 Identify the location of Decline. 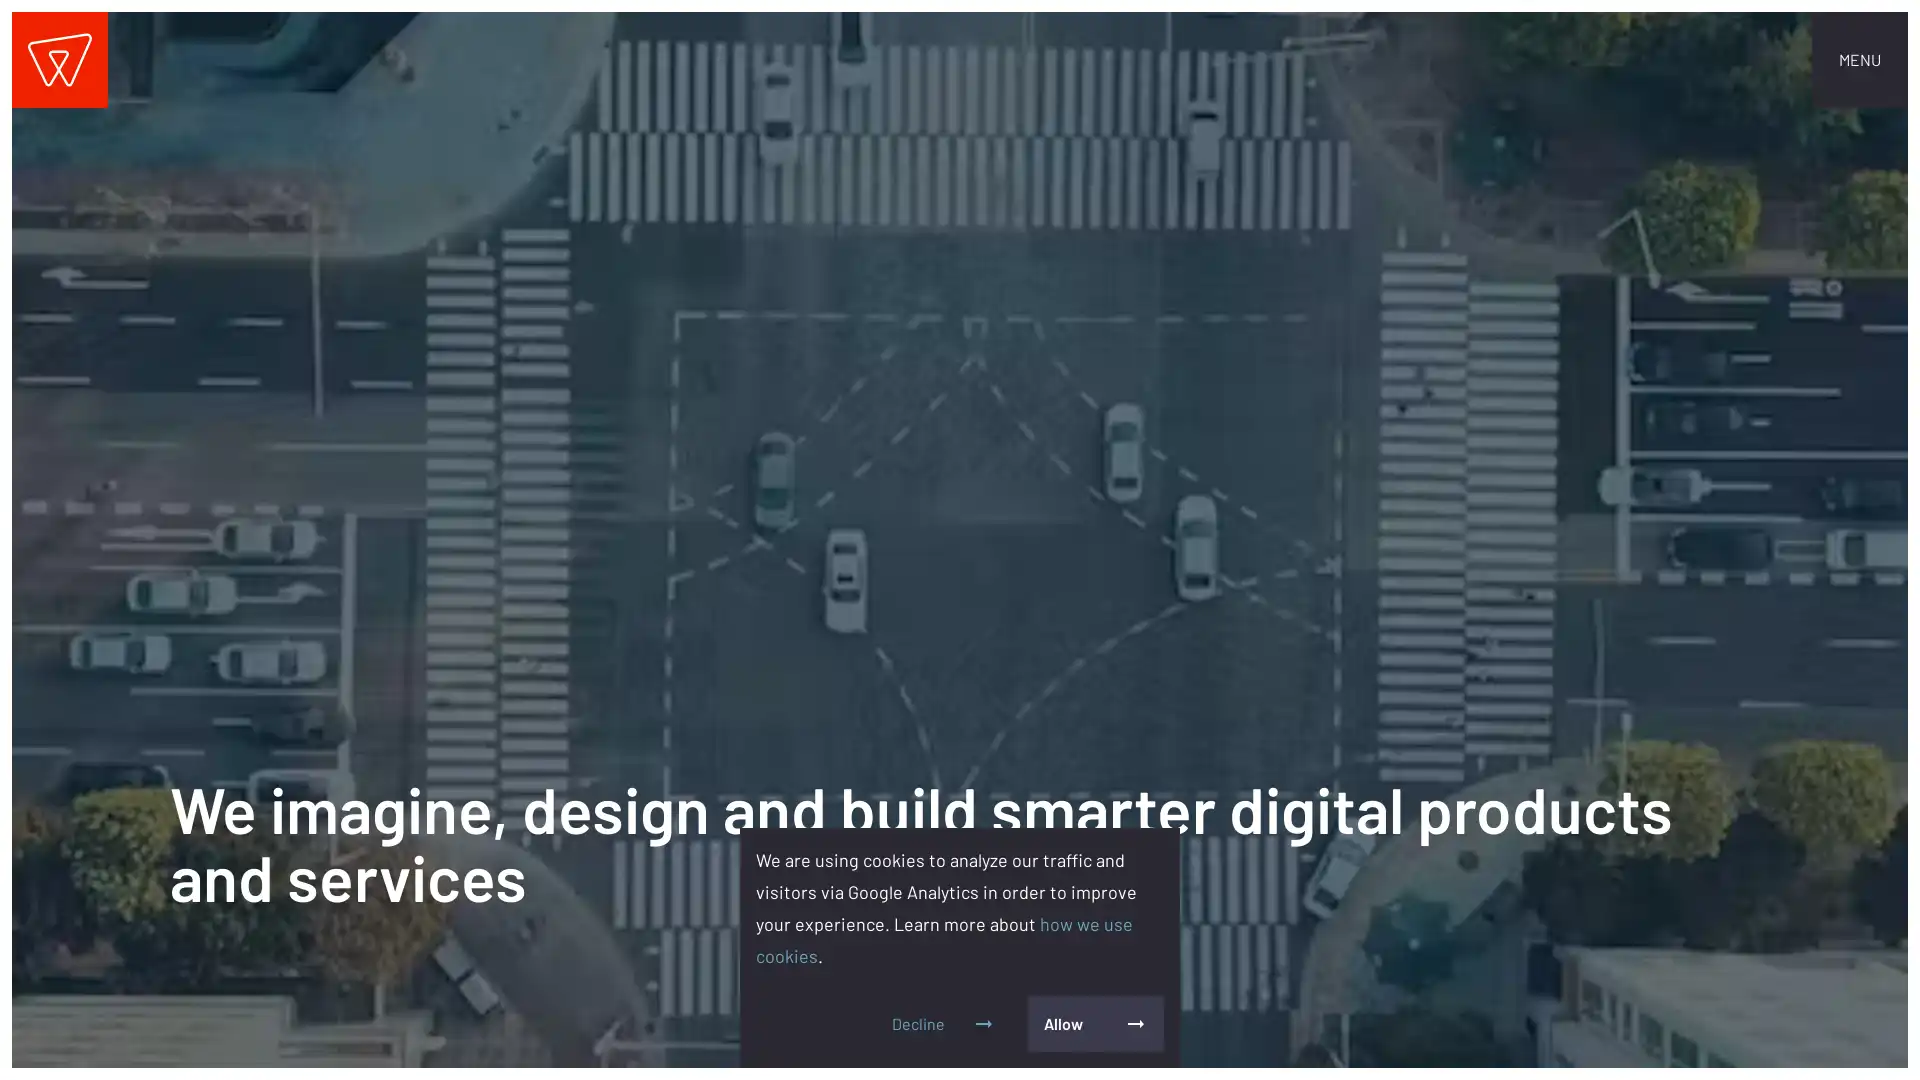
(943, 1023).